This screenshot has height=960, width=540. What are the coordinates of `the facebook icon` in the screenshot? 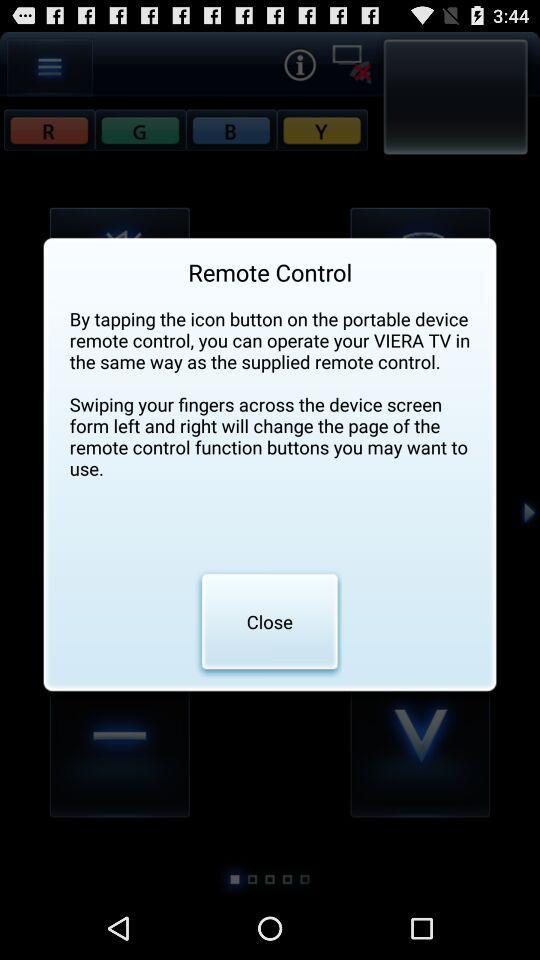 It's located at (139, 137).